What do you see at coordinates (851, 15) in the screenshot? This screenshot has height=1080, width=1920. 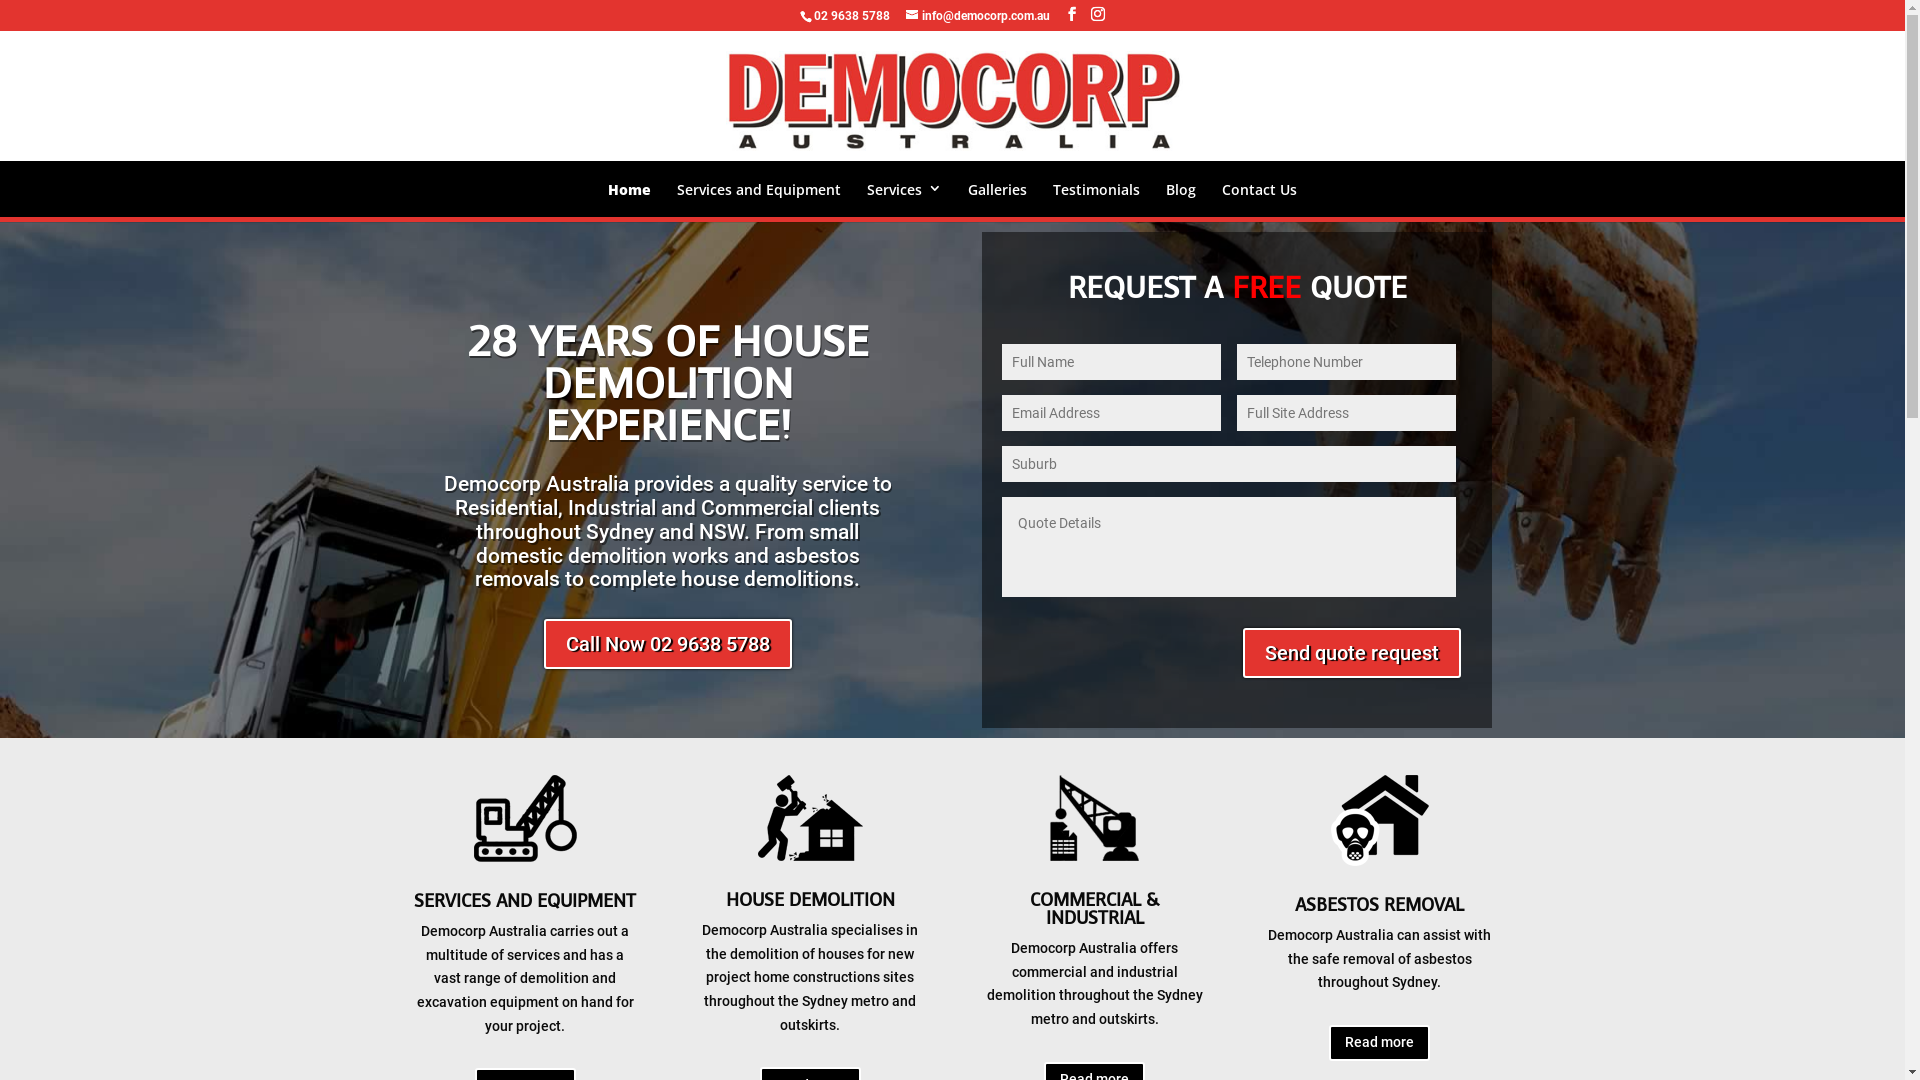 I see `'02 9638 5788'` at bounding box center [851, 15].